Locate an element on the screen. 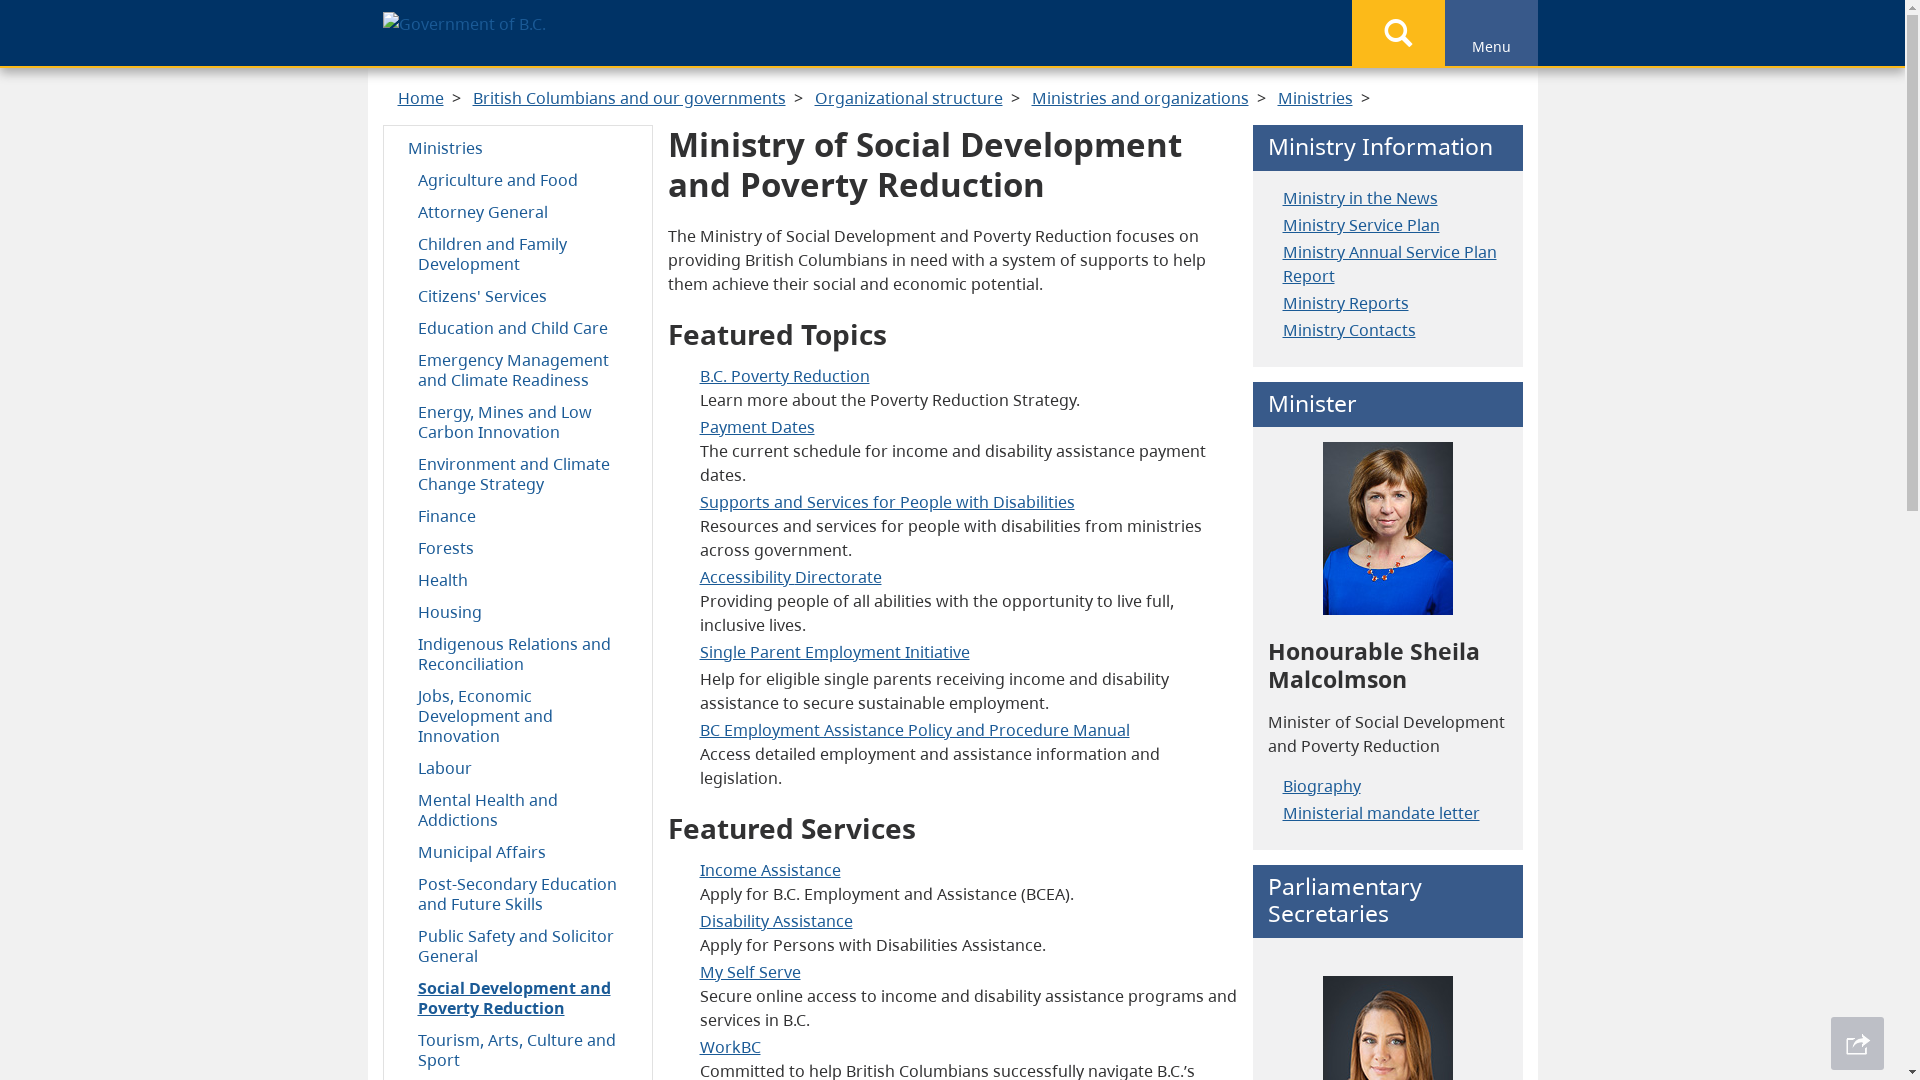 Image resolution: width=1920 pixels, height=1080 pixels. 'Municipal Affairs' is located at coordinates (518, 851).